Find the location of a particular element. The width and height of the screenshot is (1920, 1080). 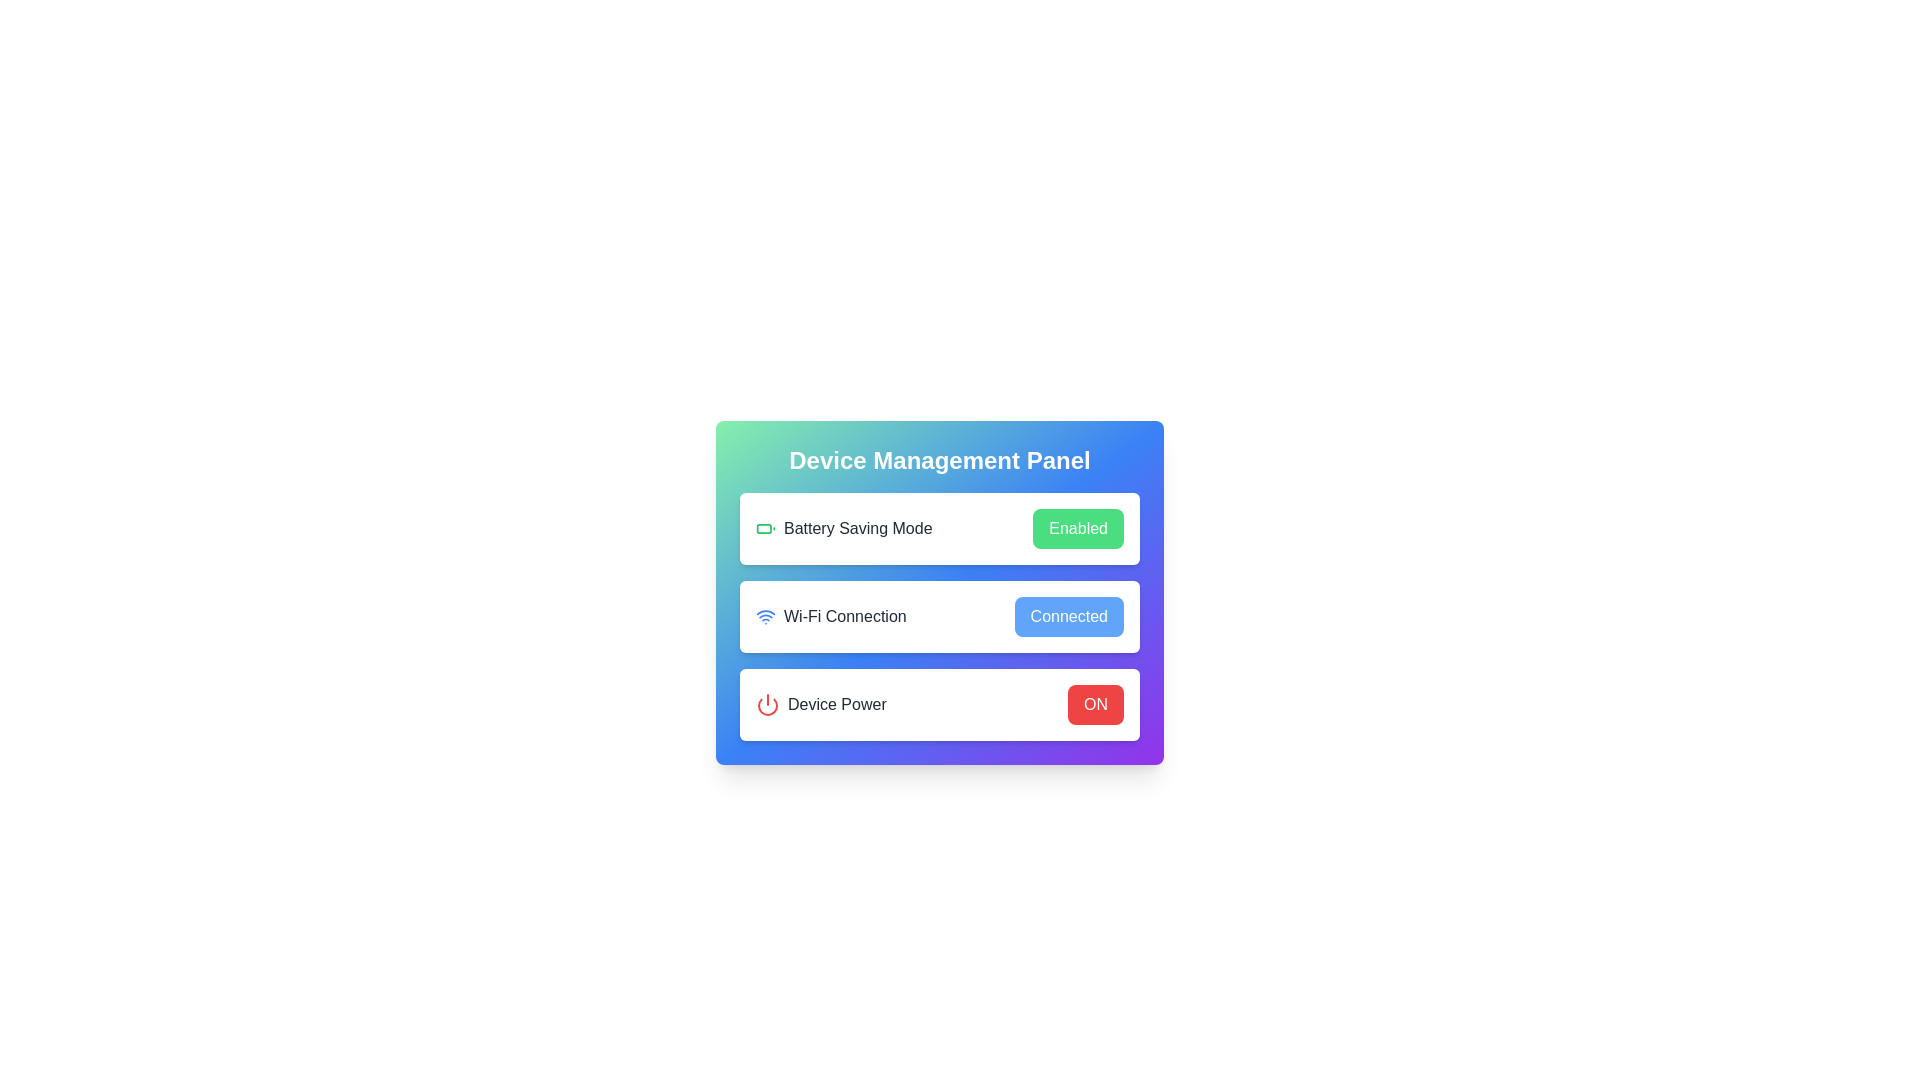

the 'Battery Saving Mode' button is located at coordinates (1077, 527).